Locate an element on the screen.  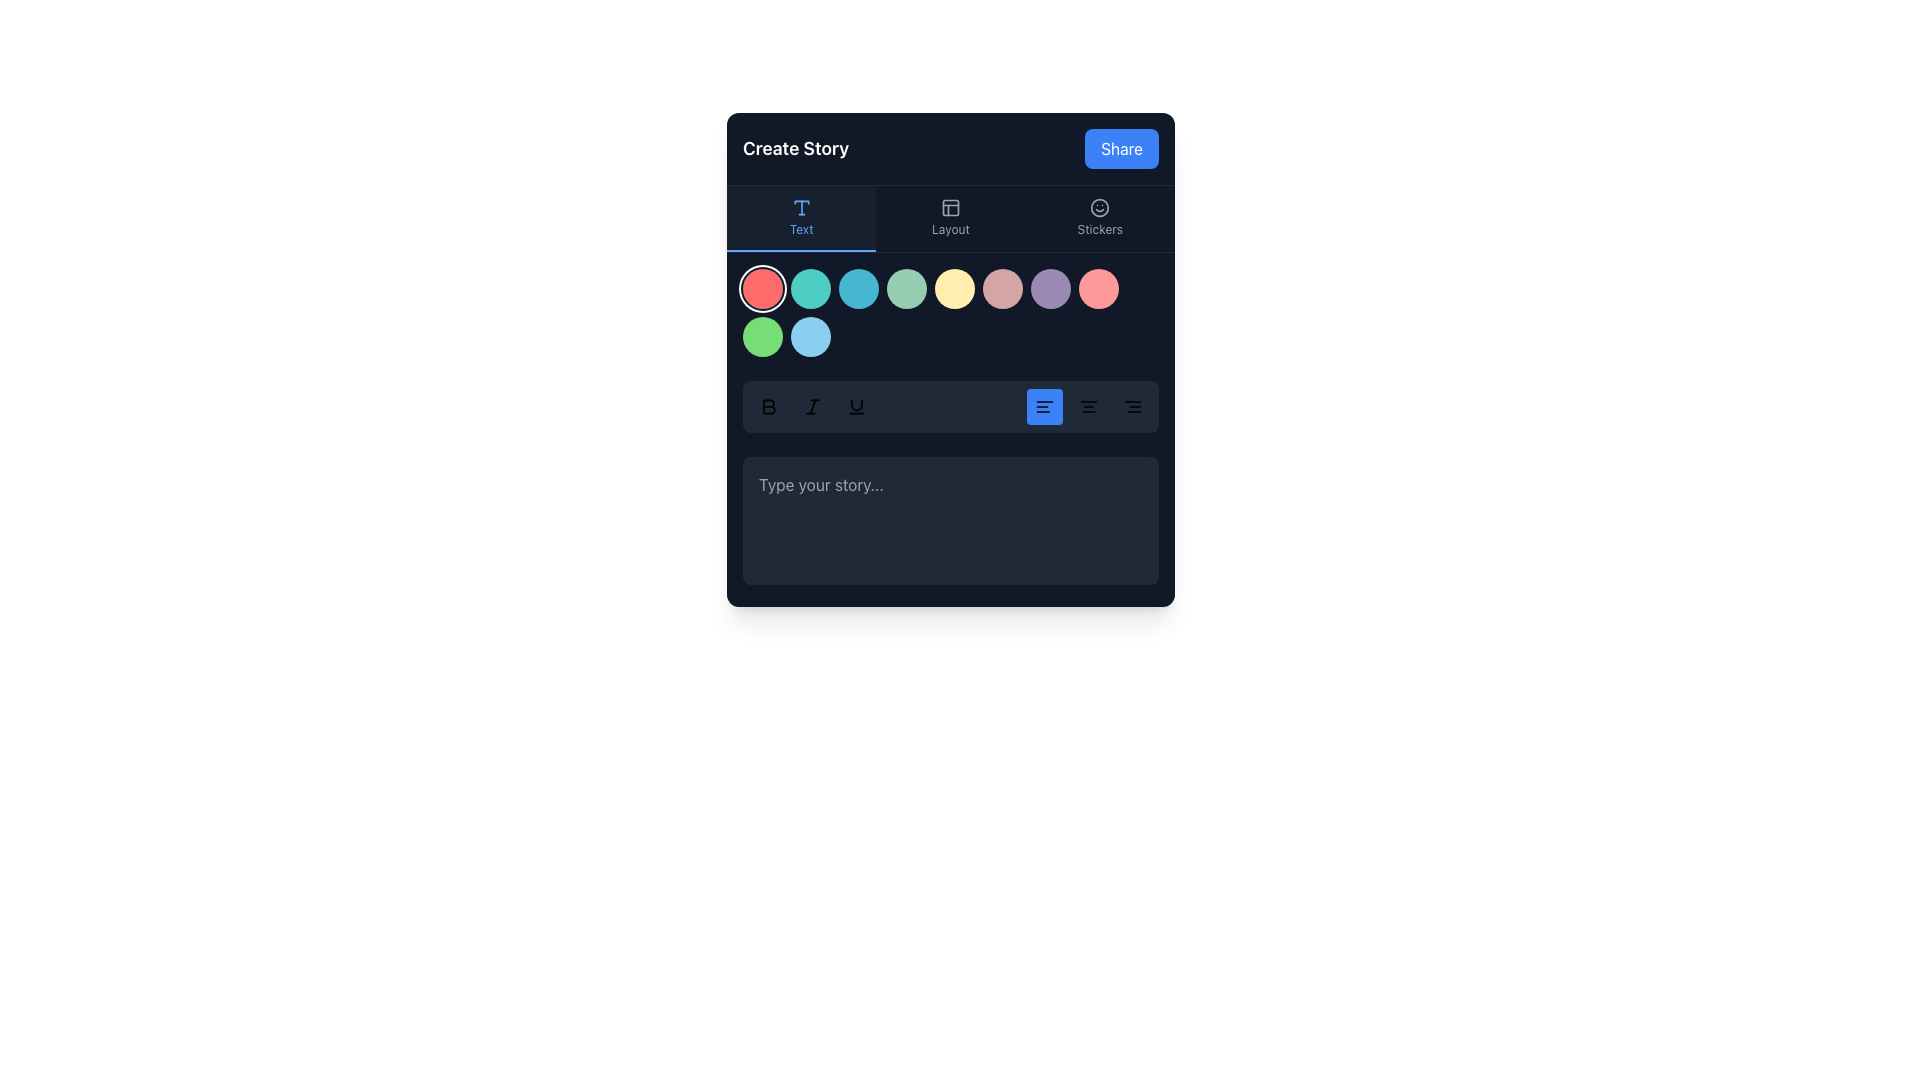
the blue rectangular button with rounded corners that represents left alignment, located at the right side of the text formatting bar is located at coordinates (1044, 406).